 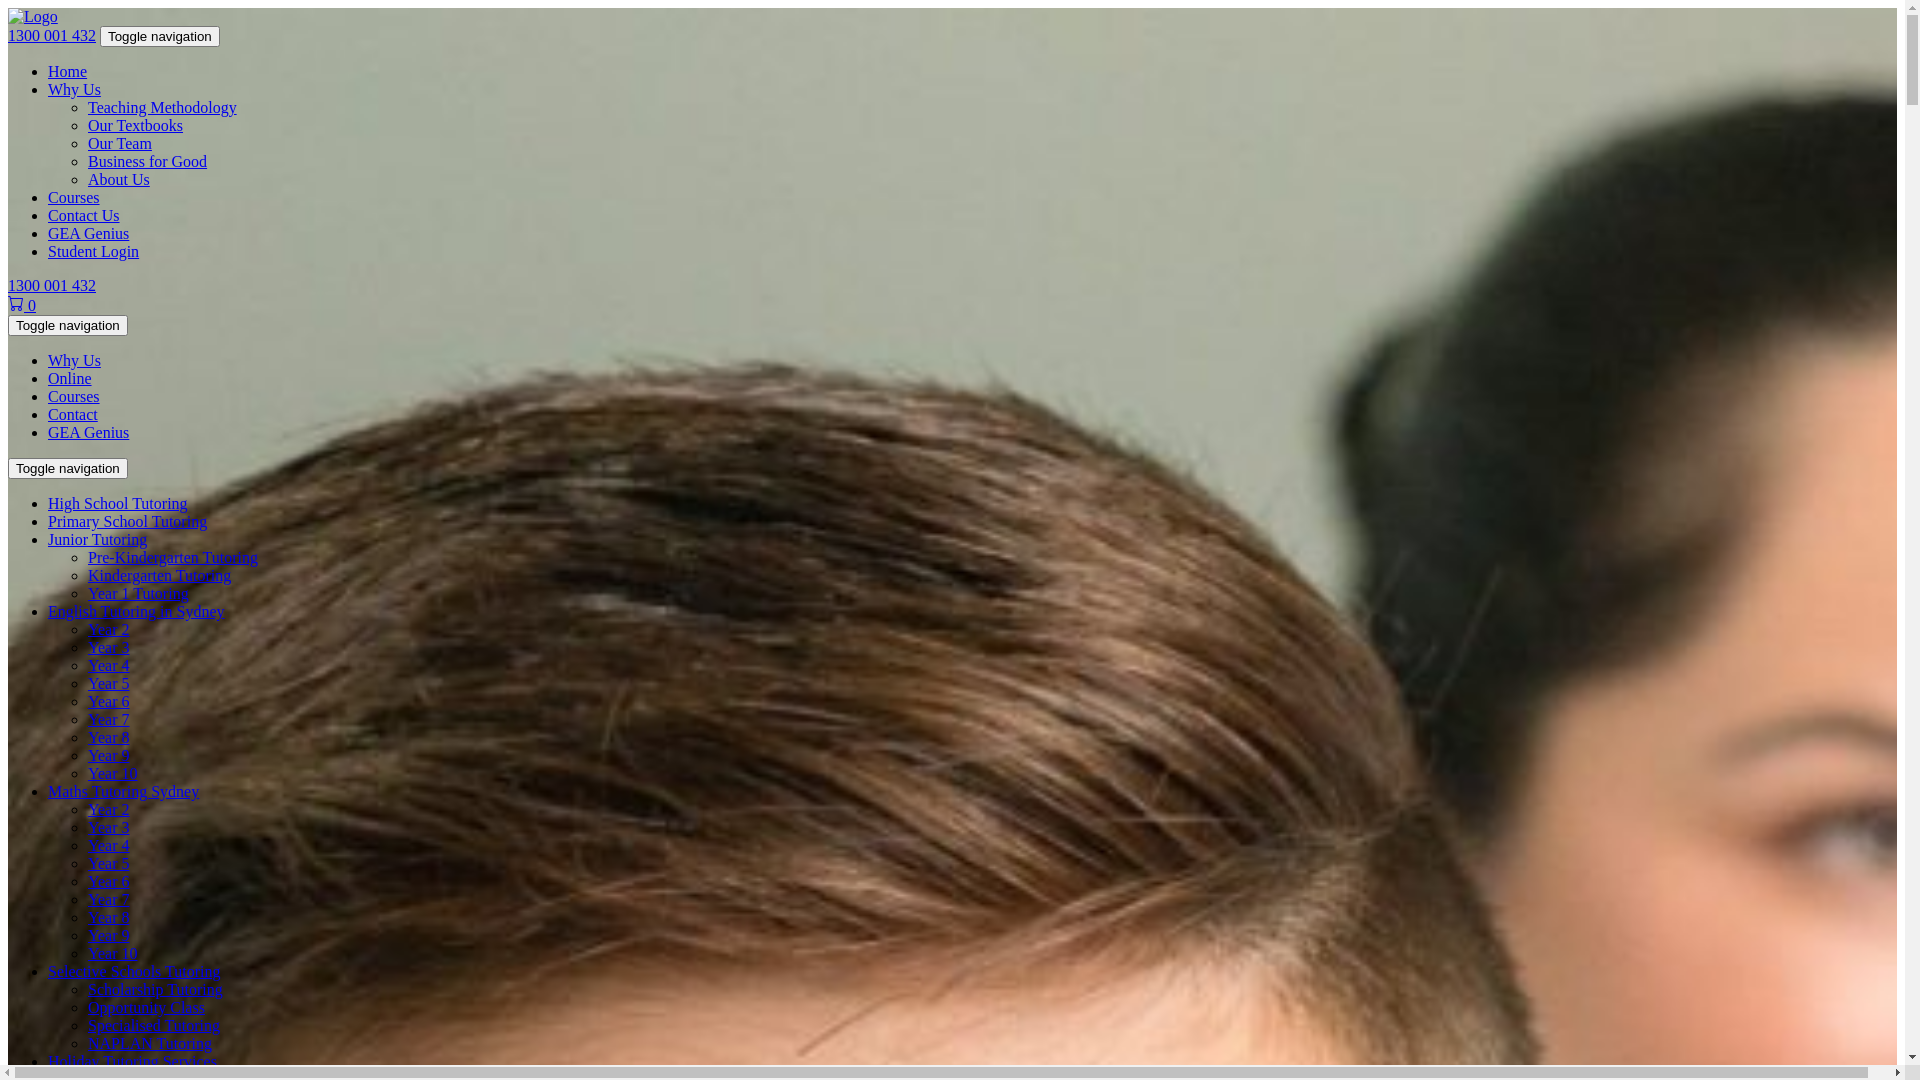 I want to click on 'Student Login', so click(x=92, y=250).